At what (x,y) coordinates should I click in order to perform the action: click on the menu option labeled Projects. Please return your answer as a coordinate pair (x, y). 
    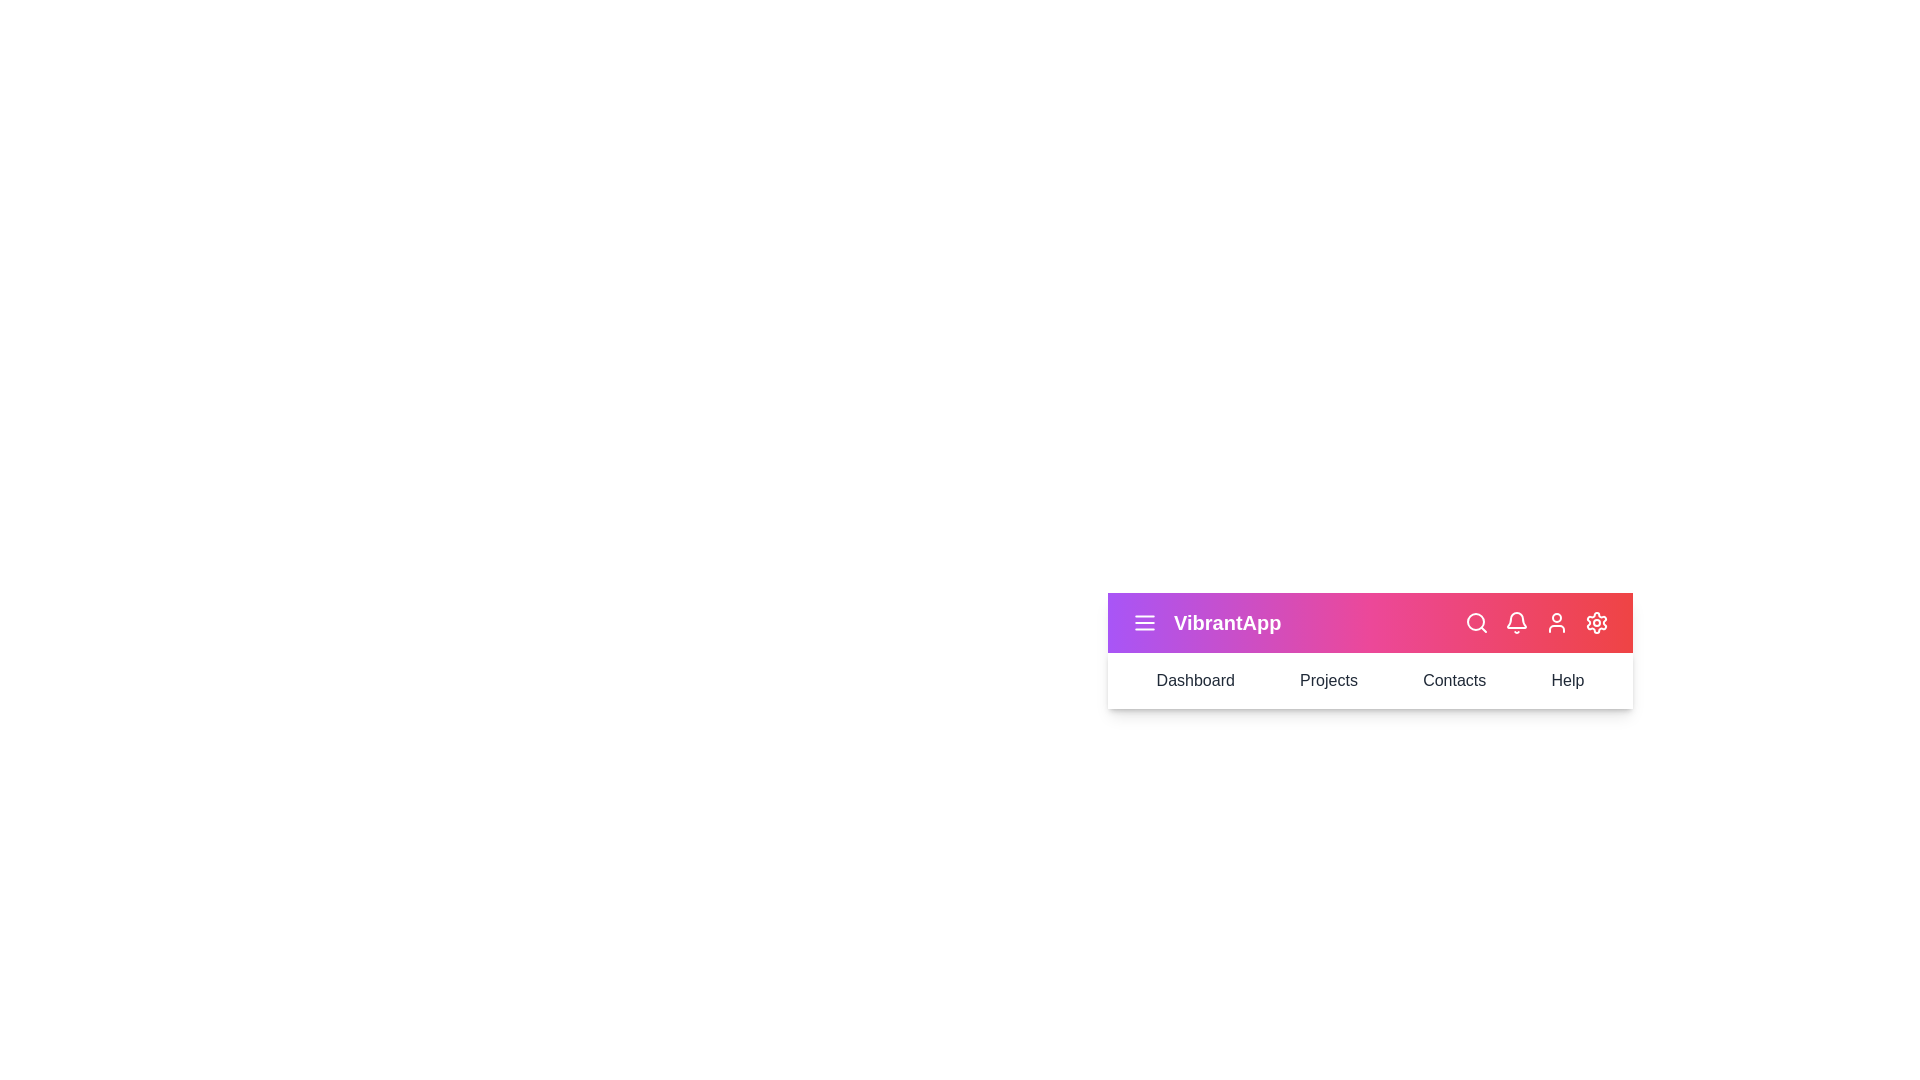
    Looking at the image, I should click on (1329, 680).